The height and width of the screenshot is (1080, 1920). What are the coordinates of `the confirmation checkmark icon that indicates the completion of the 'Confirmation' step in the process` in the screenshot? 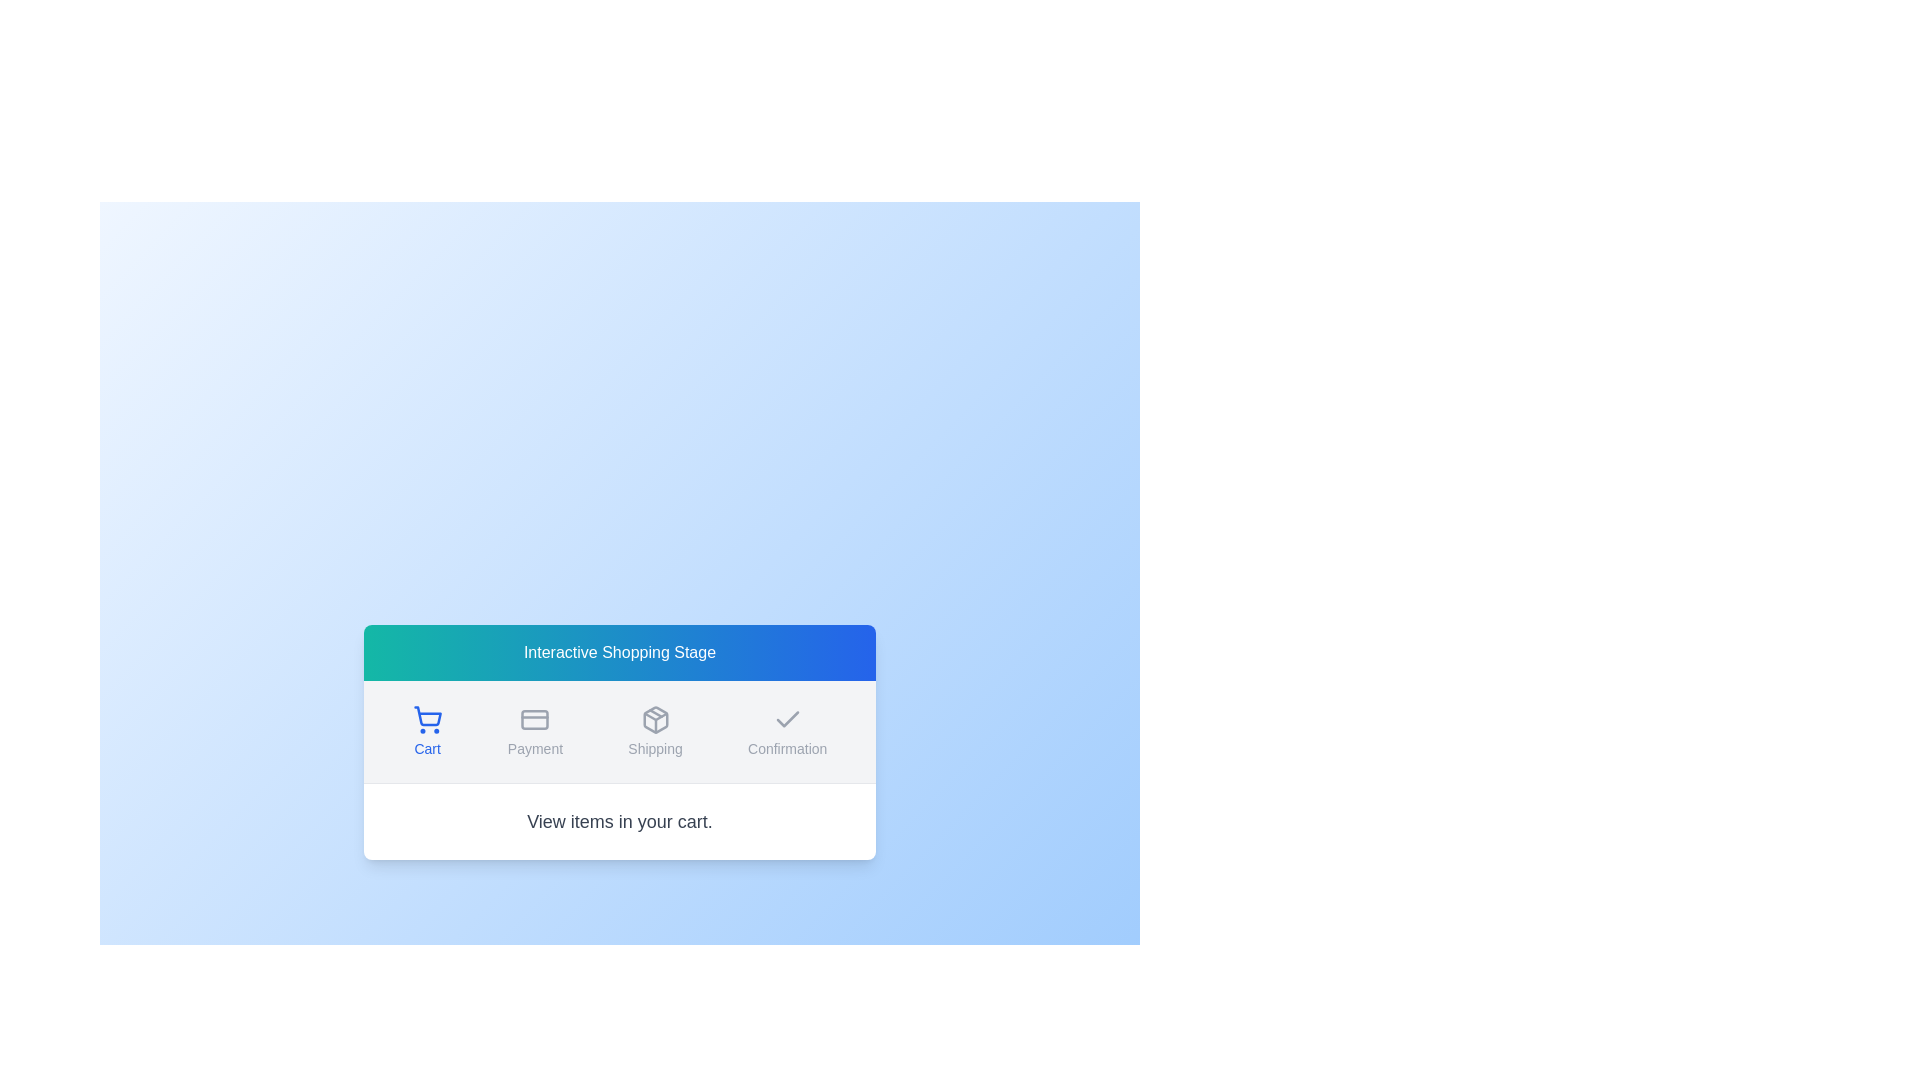 It's located at (786, 718).